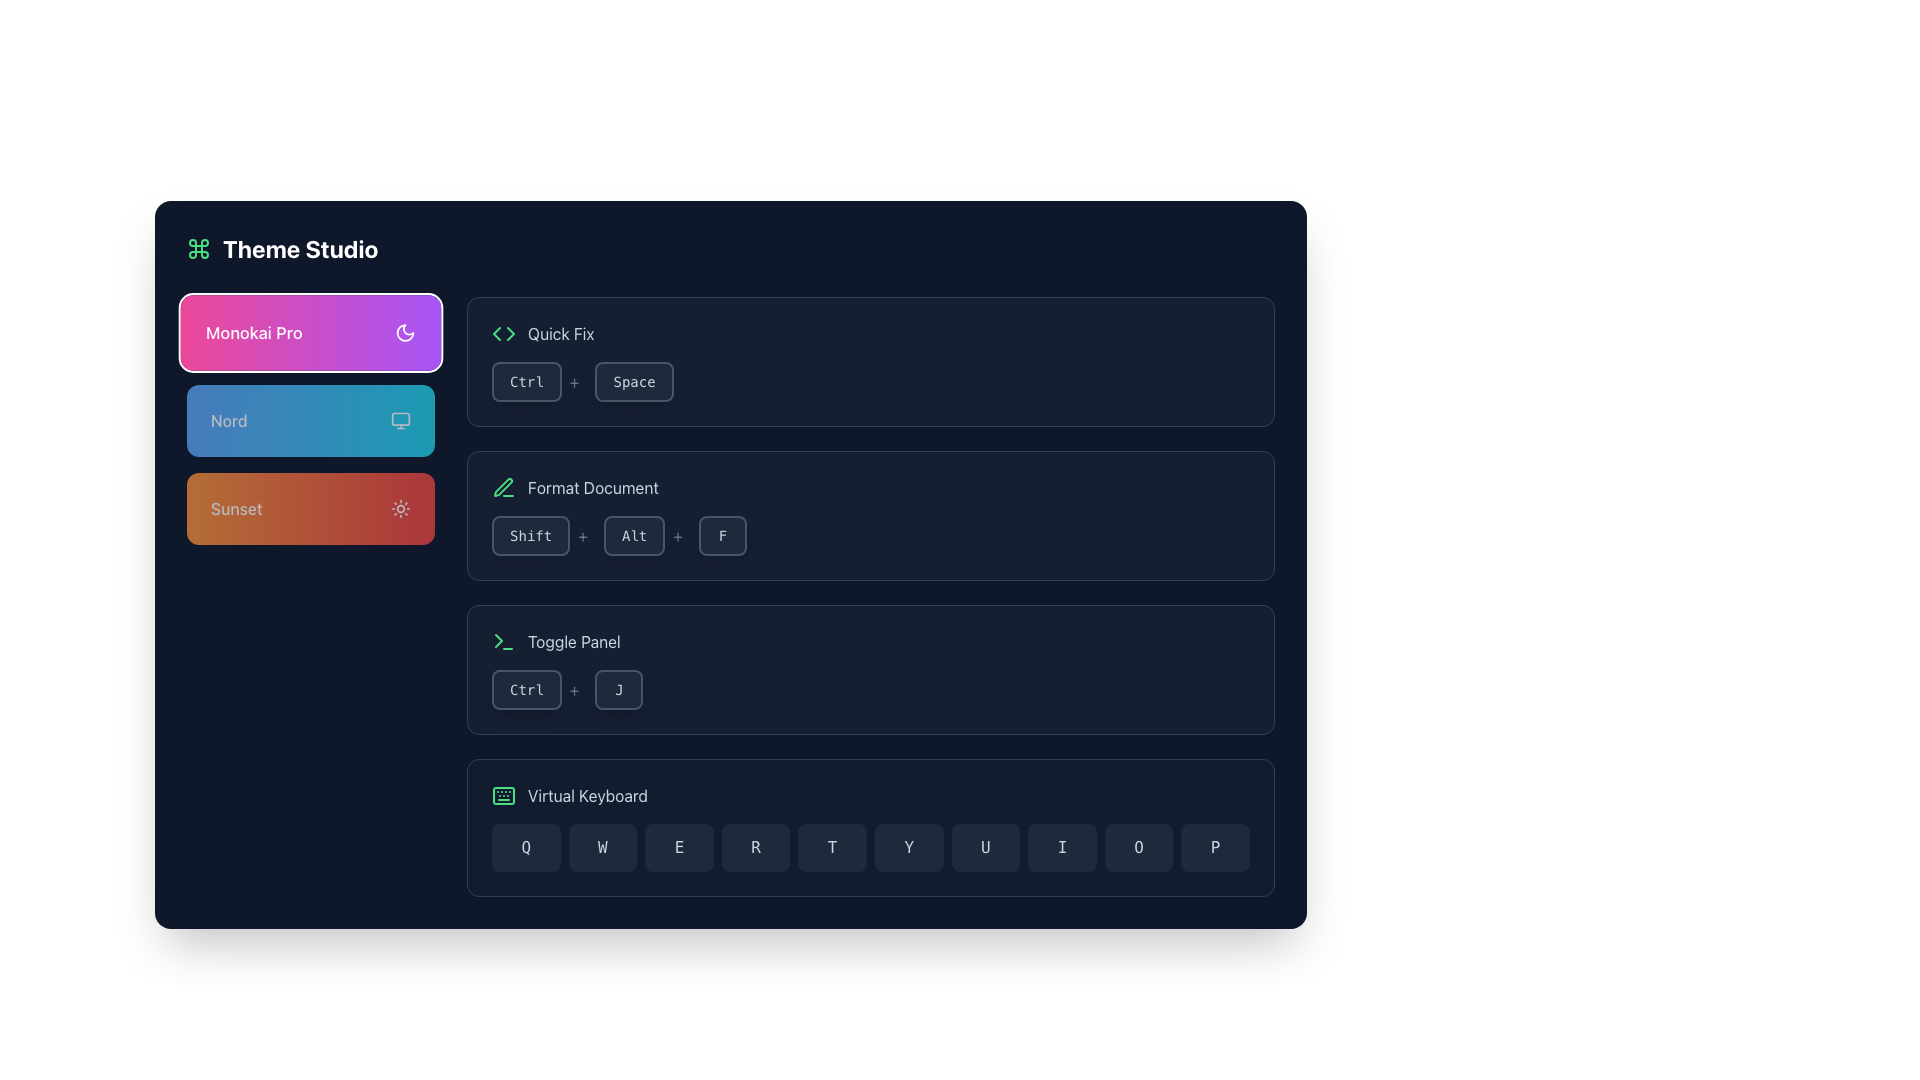  What do you see at coordinates (755, 848) in the screenshot?
I see `the 'R' key button on the virtual keyboard` at bounding box center [755, 848].